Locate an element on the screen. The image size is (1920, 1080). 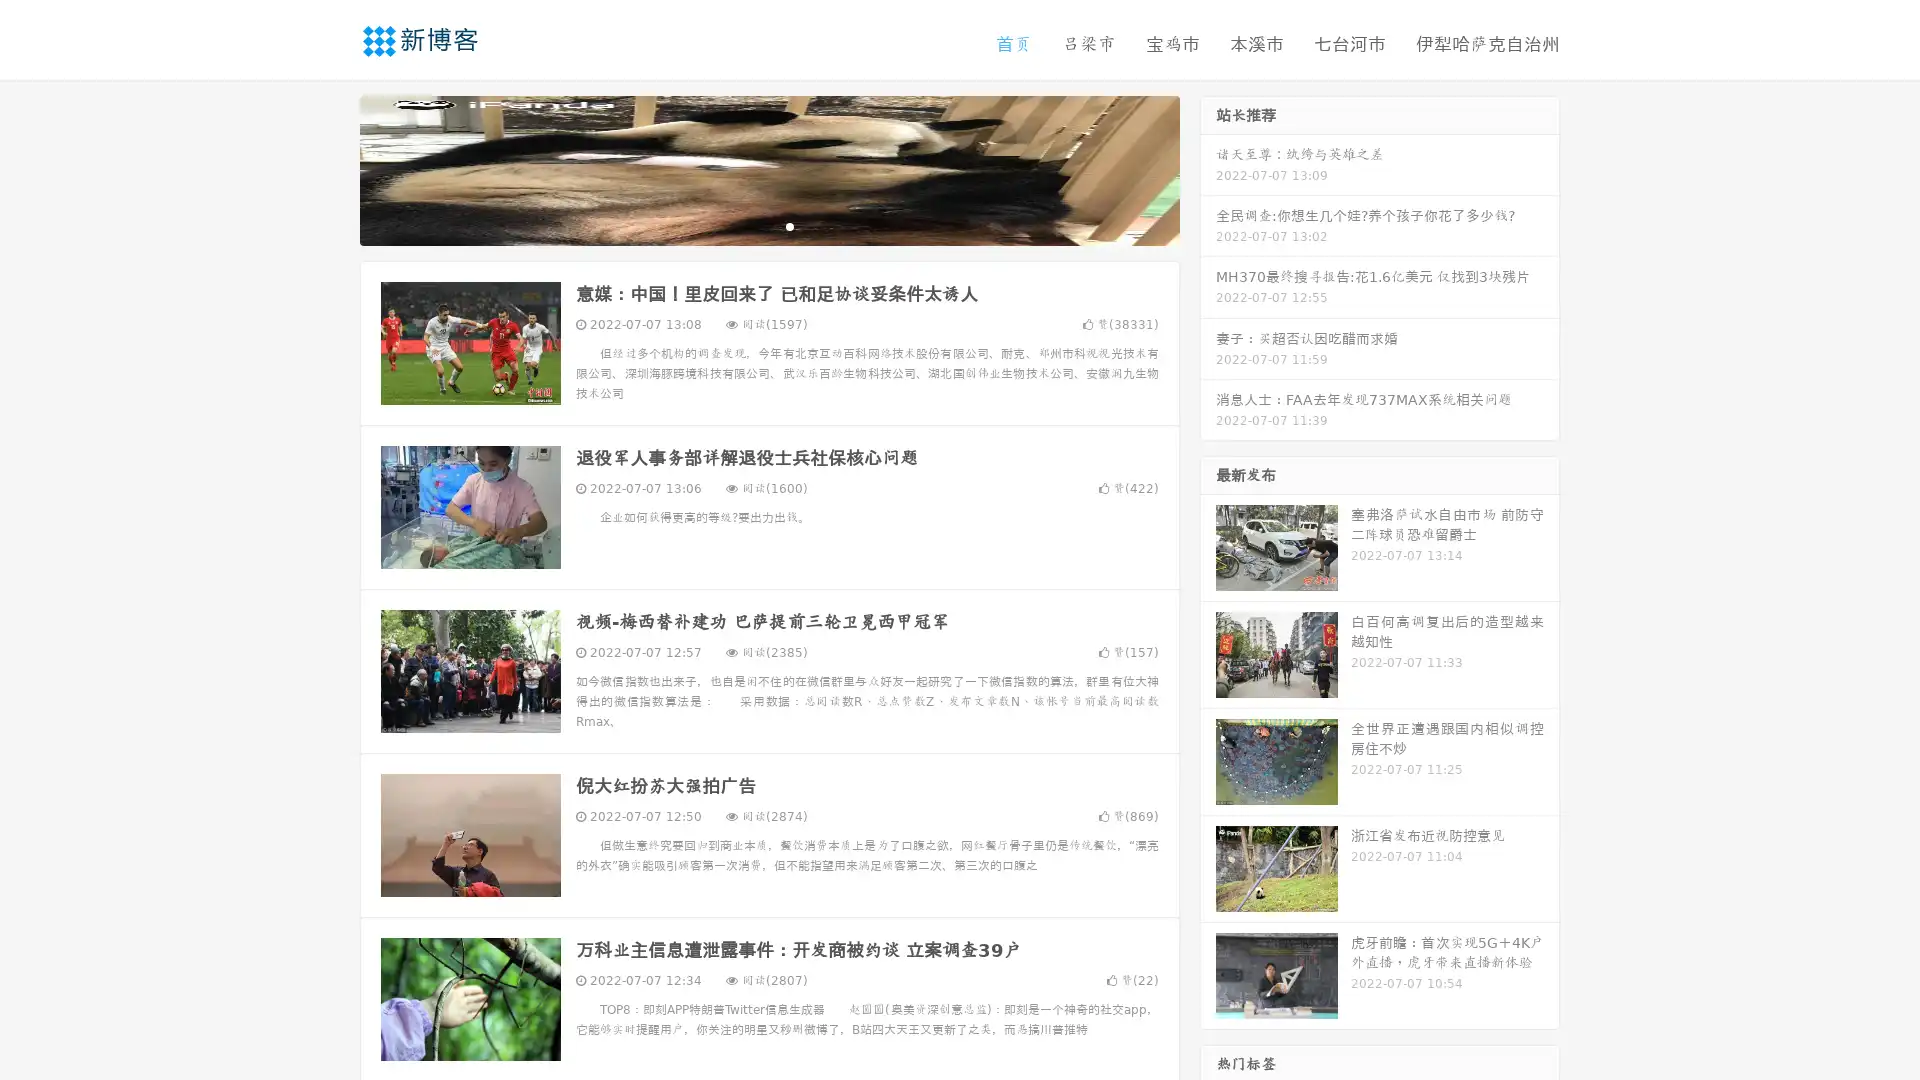
Go to slide 3 is located at coordinates (789, 225).